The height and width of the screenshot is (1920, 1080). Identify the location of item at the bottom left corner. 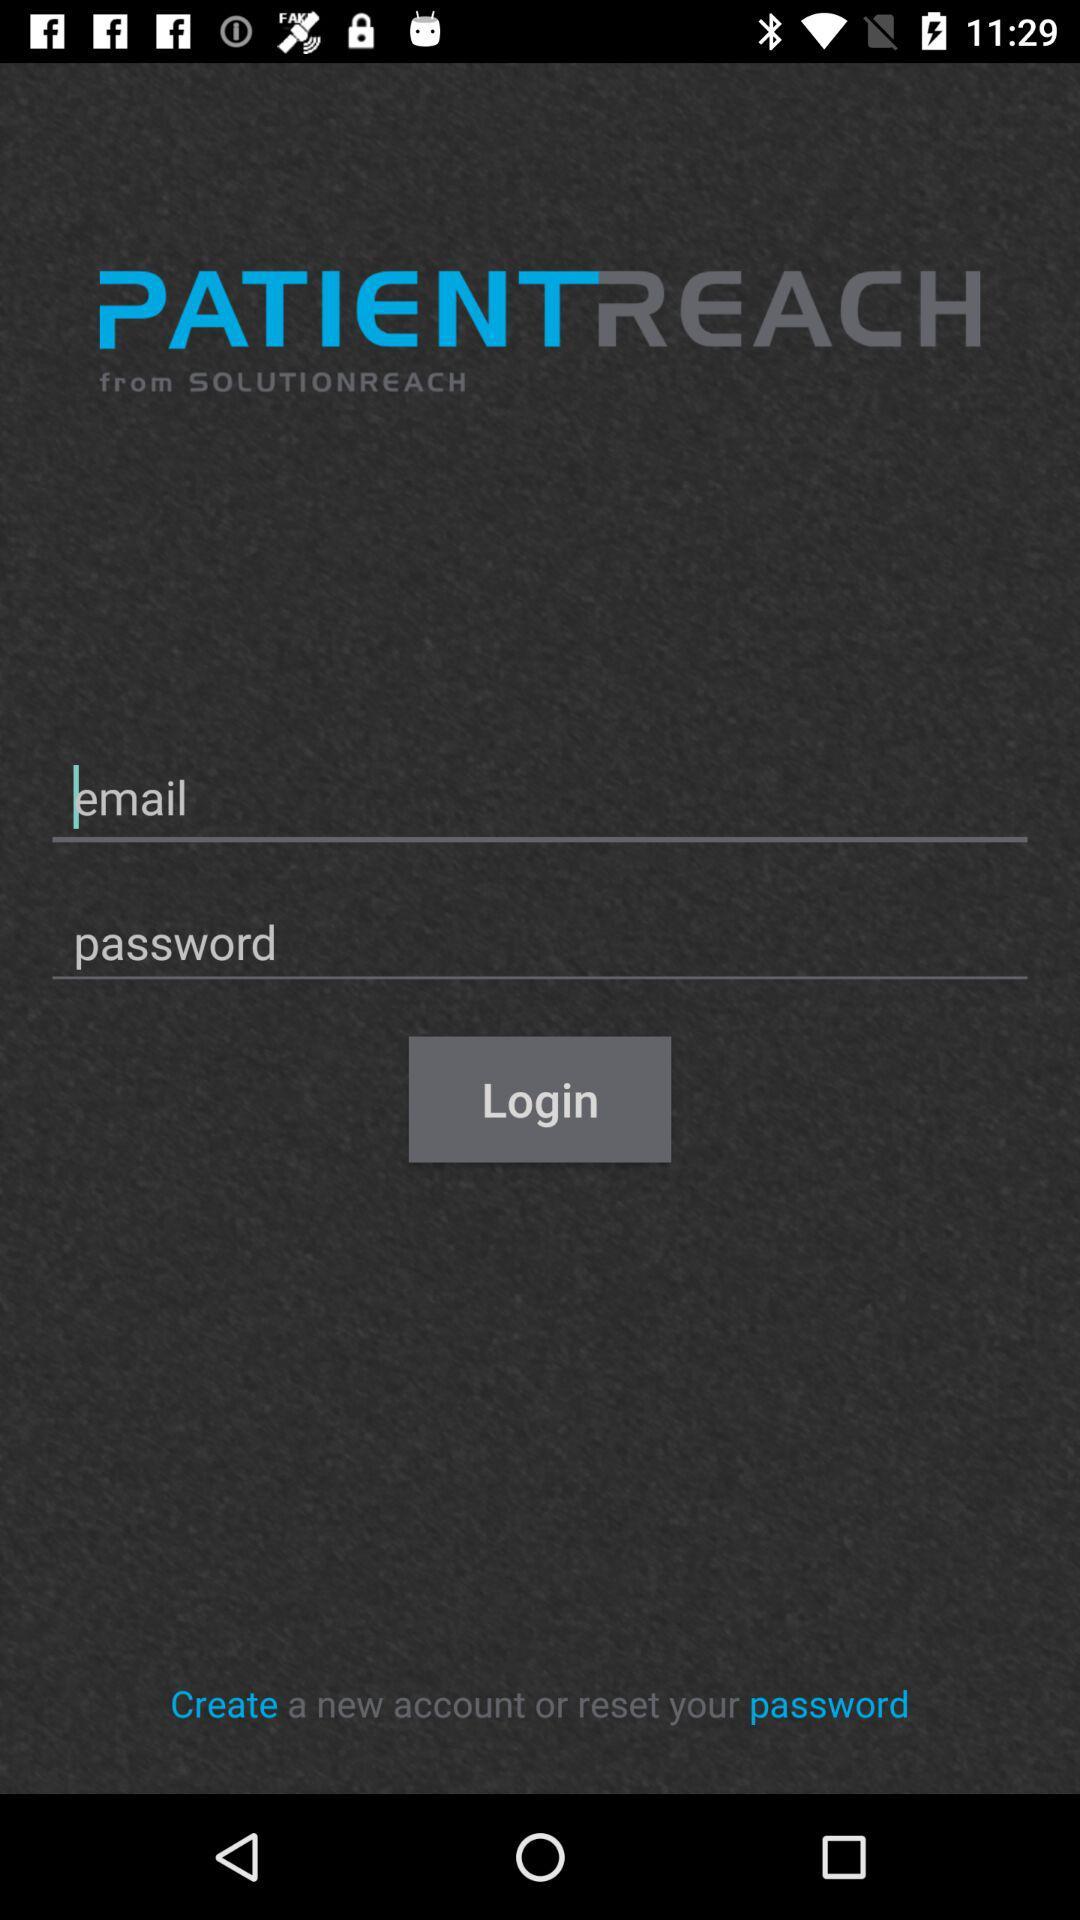
(224, 1702).